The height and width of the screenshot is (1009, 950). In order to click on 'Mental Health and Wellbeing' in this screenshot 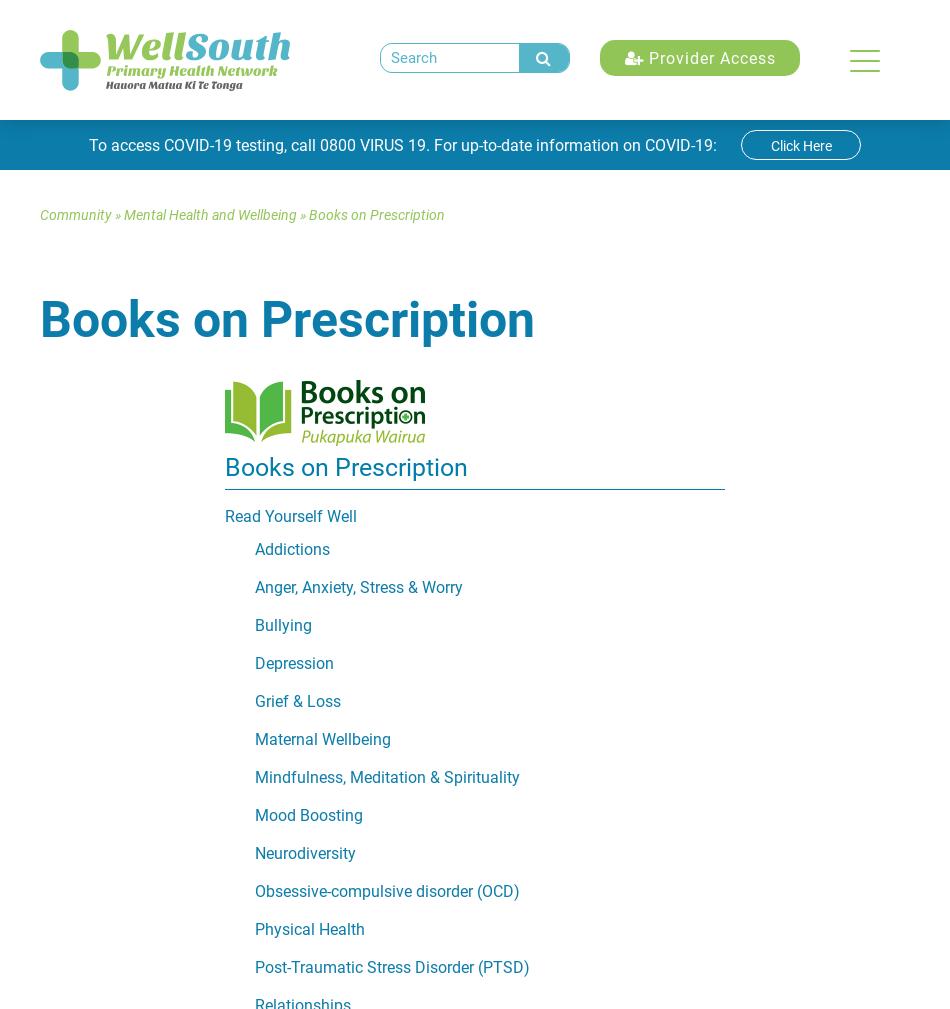, I will do `click(210, 214)`.